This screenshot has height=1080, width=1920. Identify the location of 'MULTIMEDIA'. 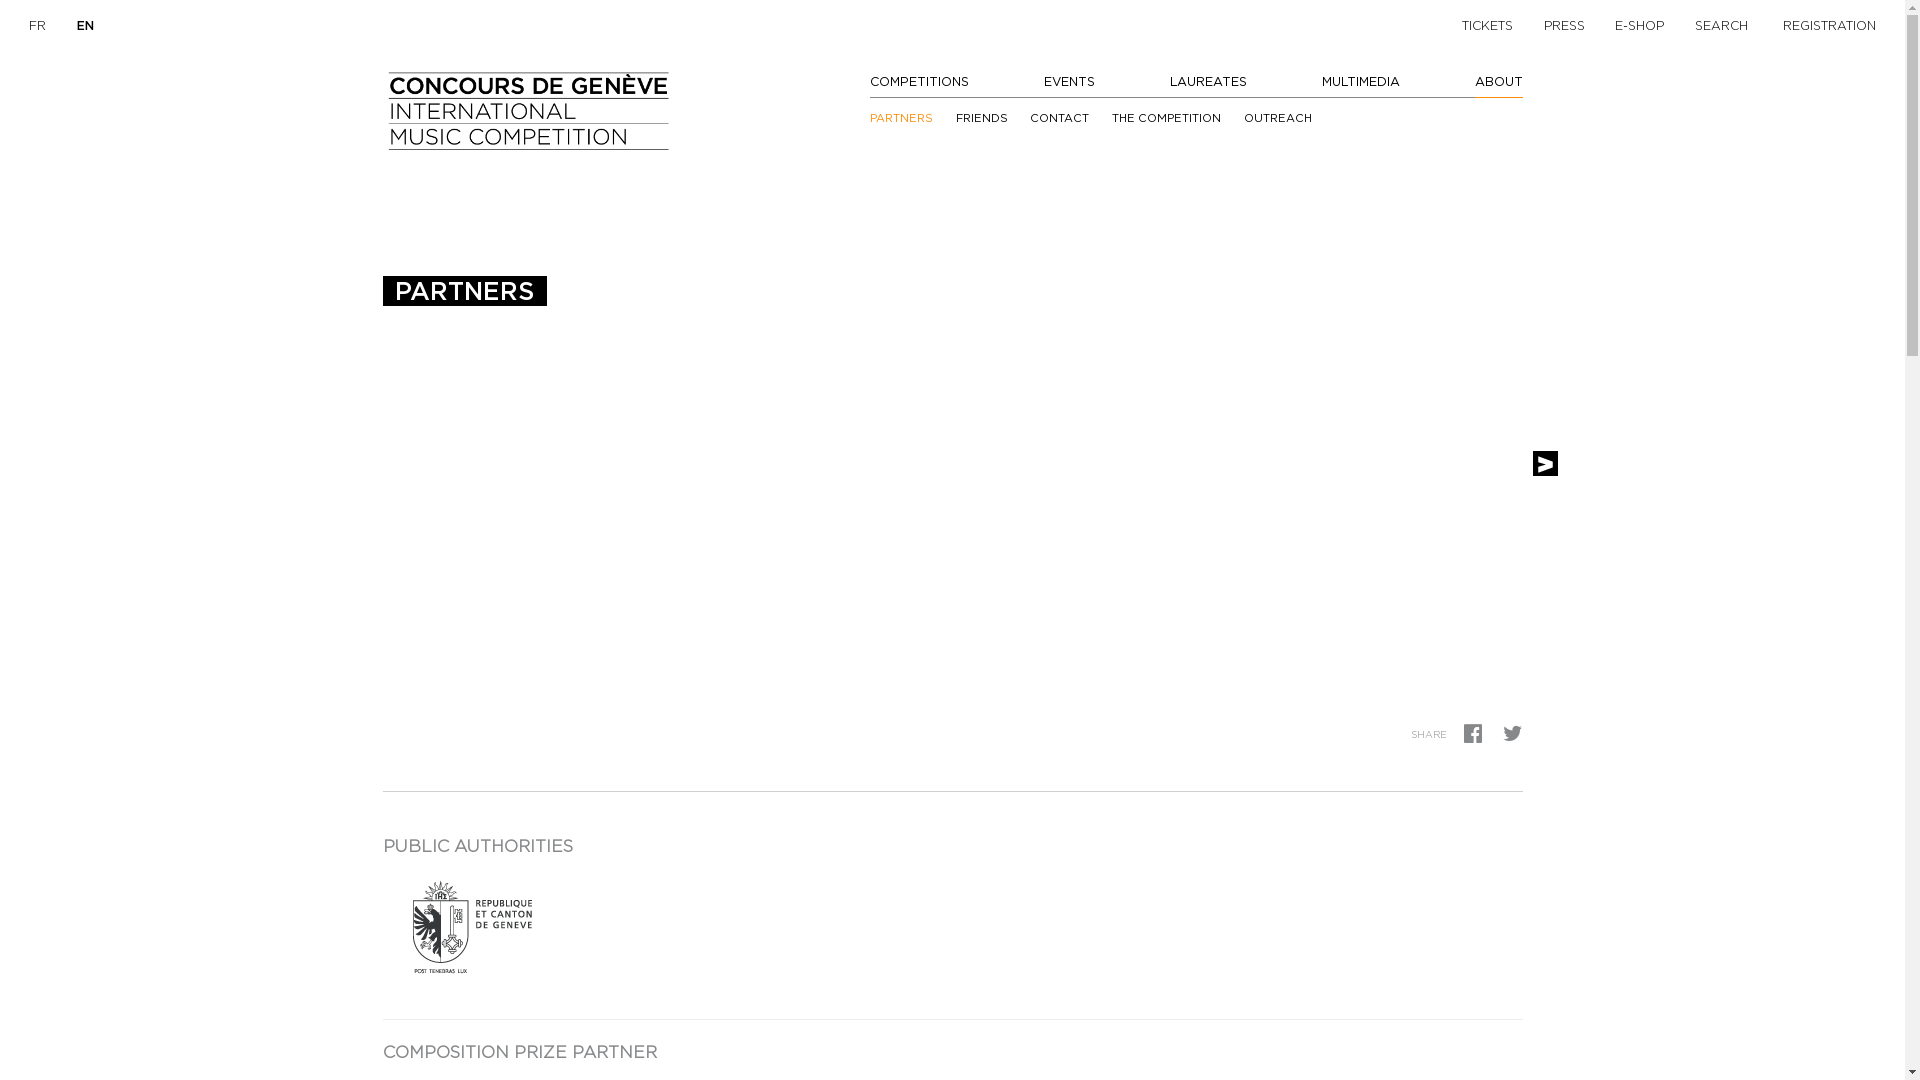
(1360, 80).